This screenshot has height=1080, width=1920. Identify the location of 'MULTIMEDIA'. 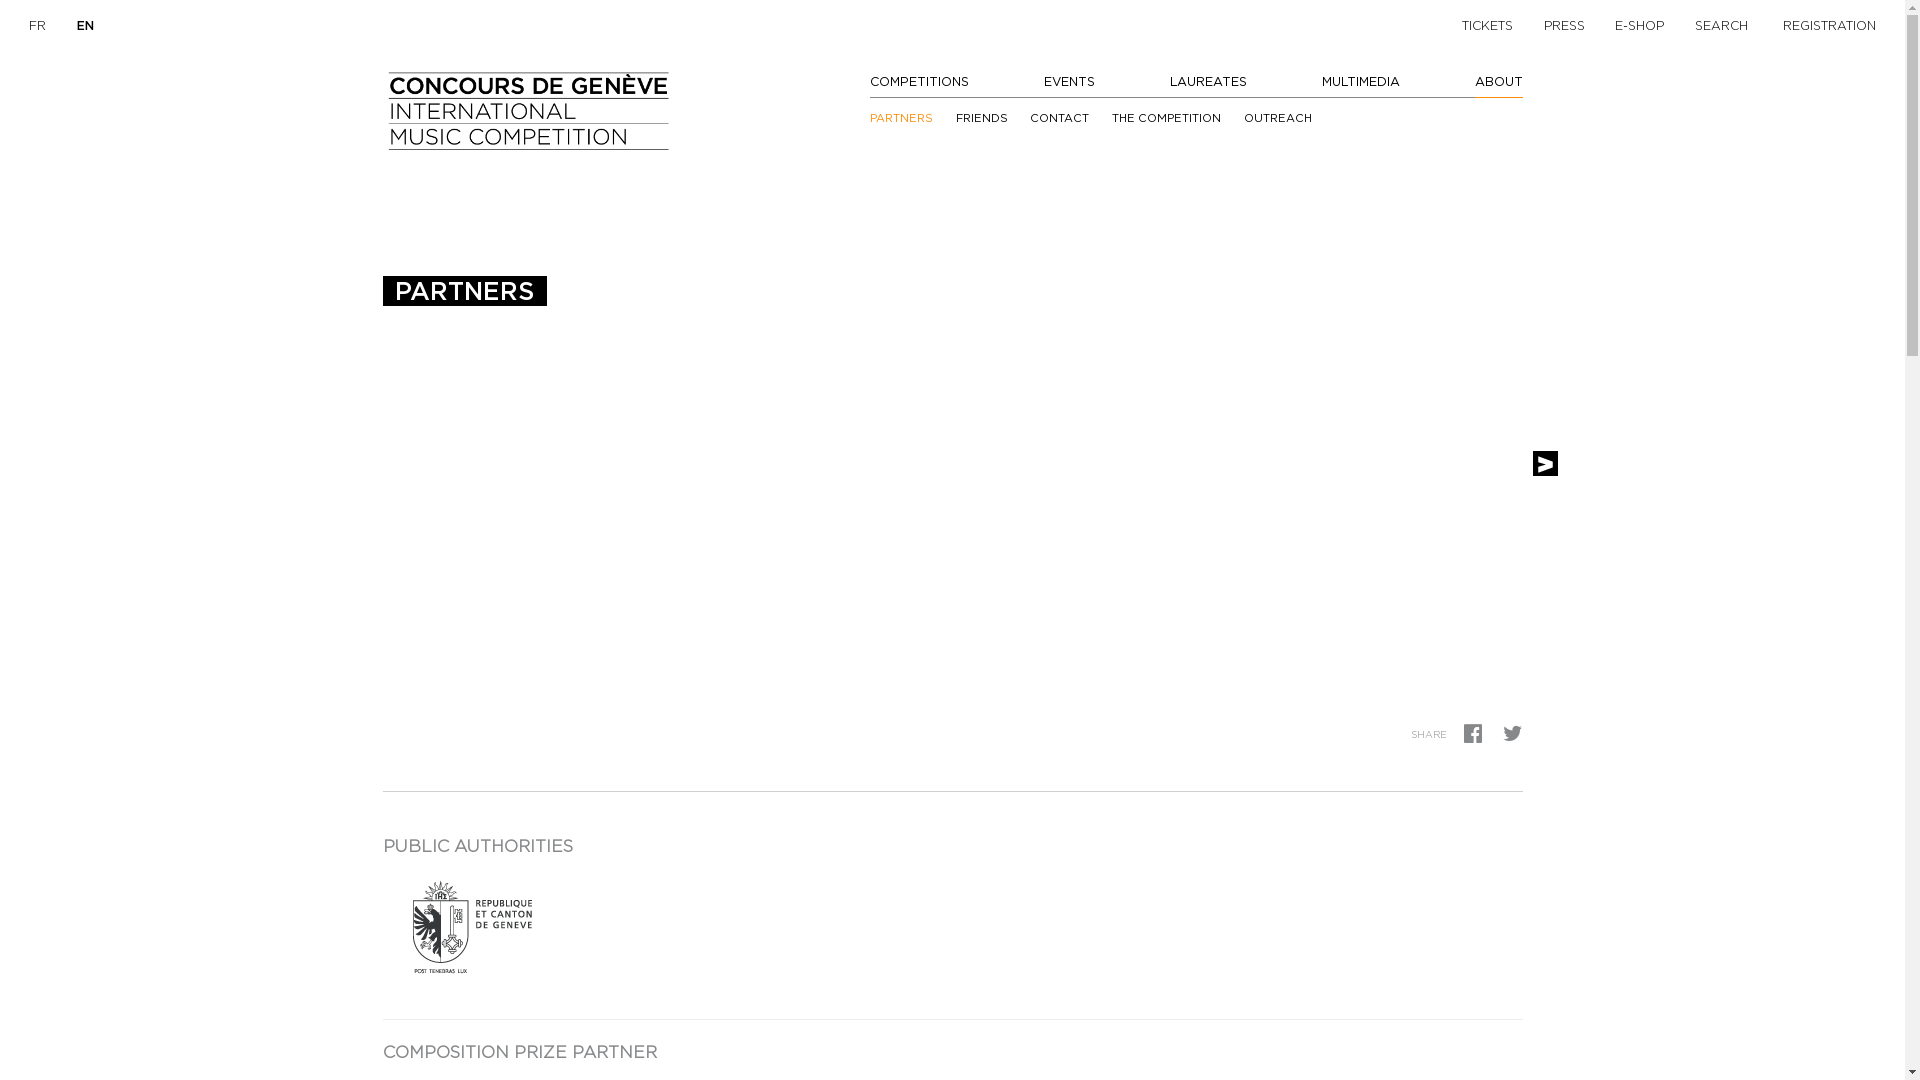
(1360, 80).